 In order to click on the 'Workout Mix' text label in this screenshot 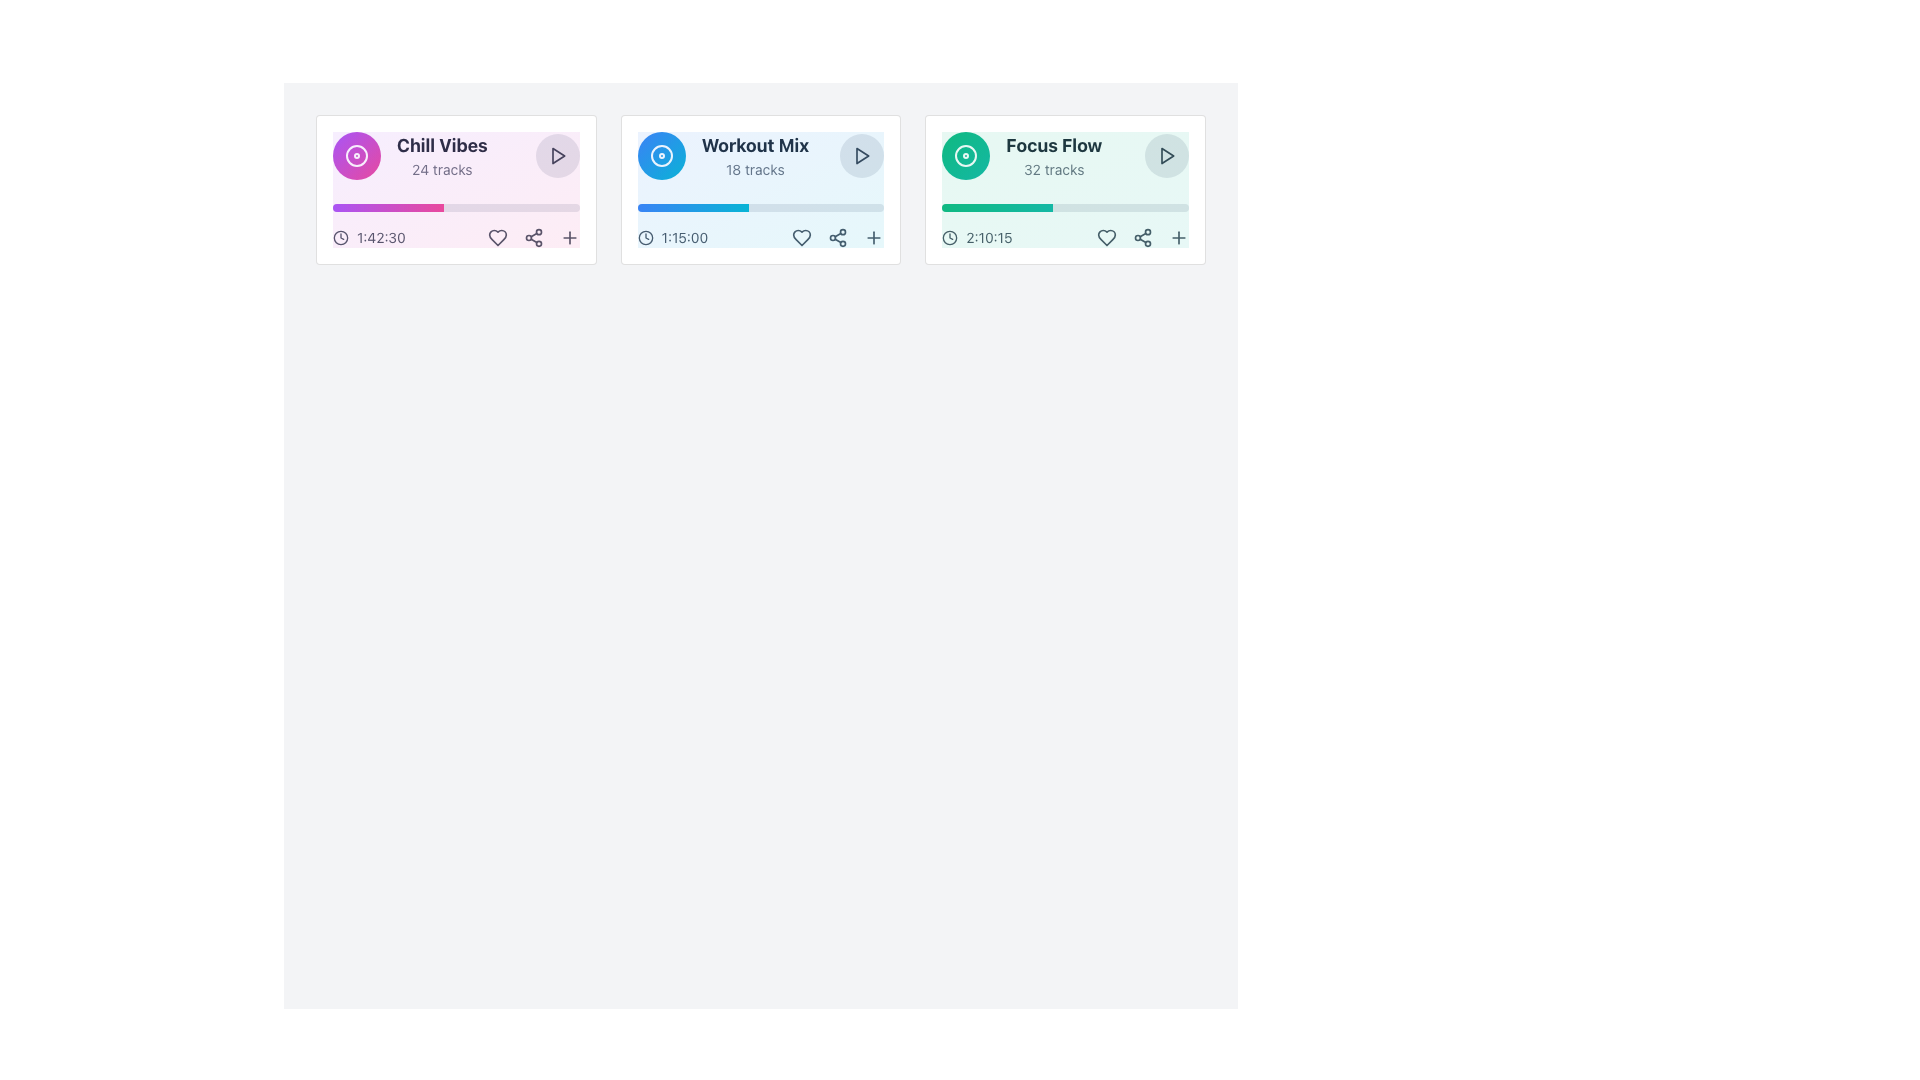, I will do `click(754, 154)`.